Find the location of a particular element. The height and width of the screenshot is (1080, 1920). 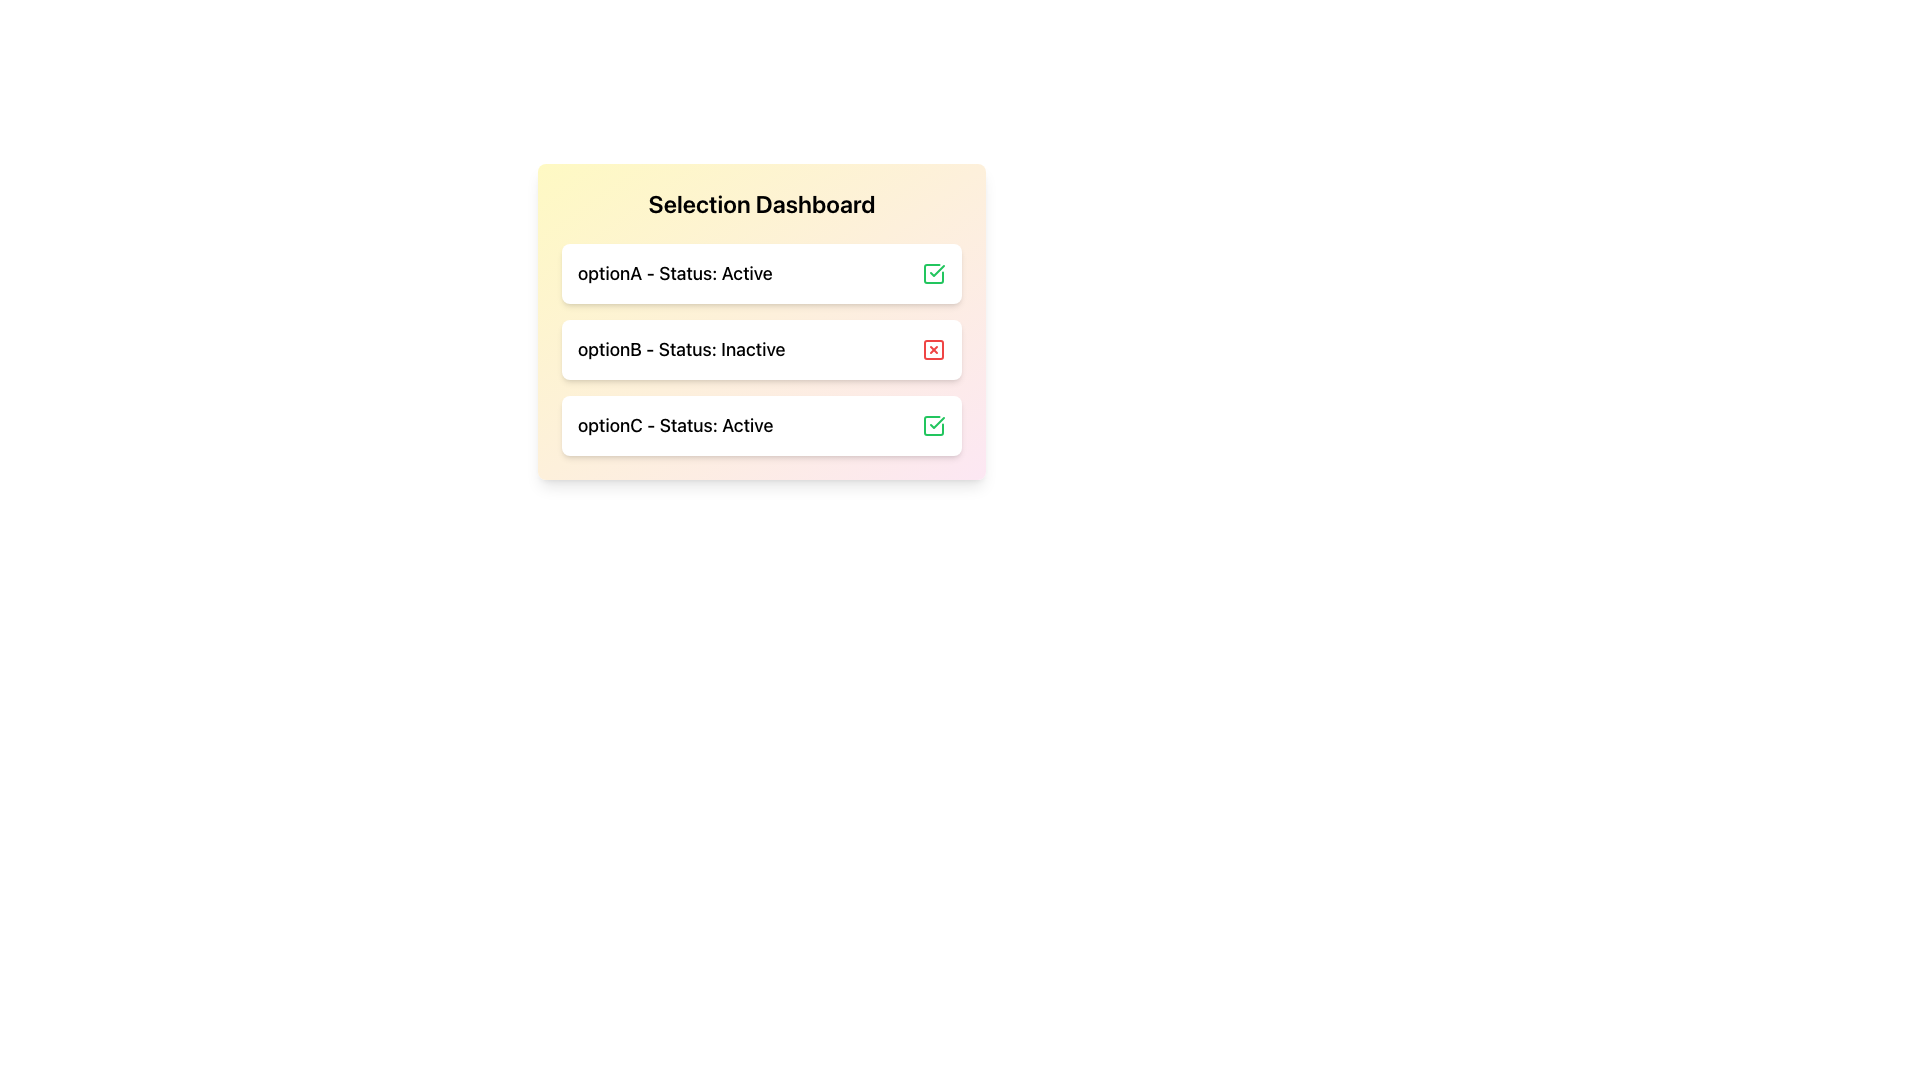

status information from the static text label indicating that 'optionA' is active, located at the topmost item of the vertically stacked list is located at coordinates (675, 273).